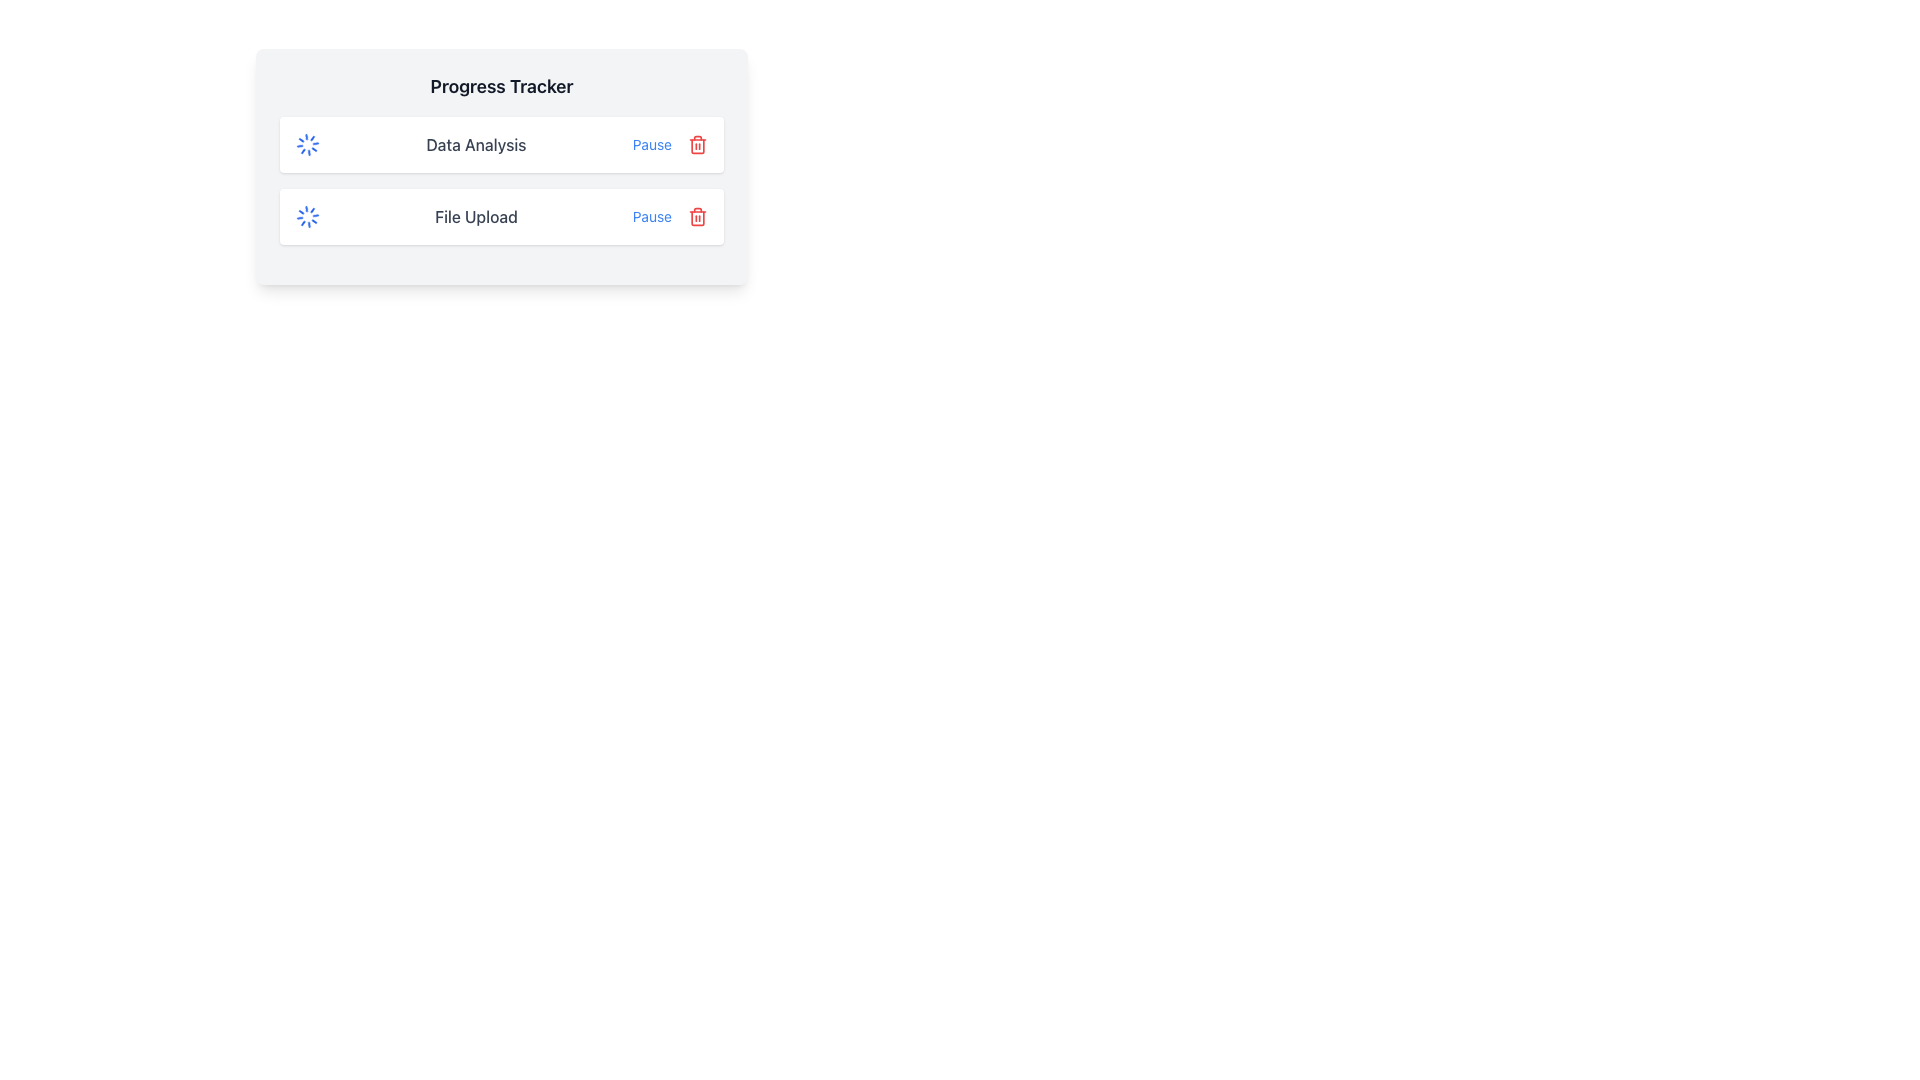 The height and width of the screenshot is (1080, 1920). Describe the element at coordinates (652, 144) in the screenshot. I see `the blue-colored text link labeled 'Pause' located near the right corner of the 'Data Analysis' item` at that location.